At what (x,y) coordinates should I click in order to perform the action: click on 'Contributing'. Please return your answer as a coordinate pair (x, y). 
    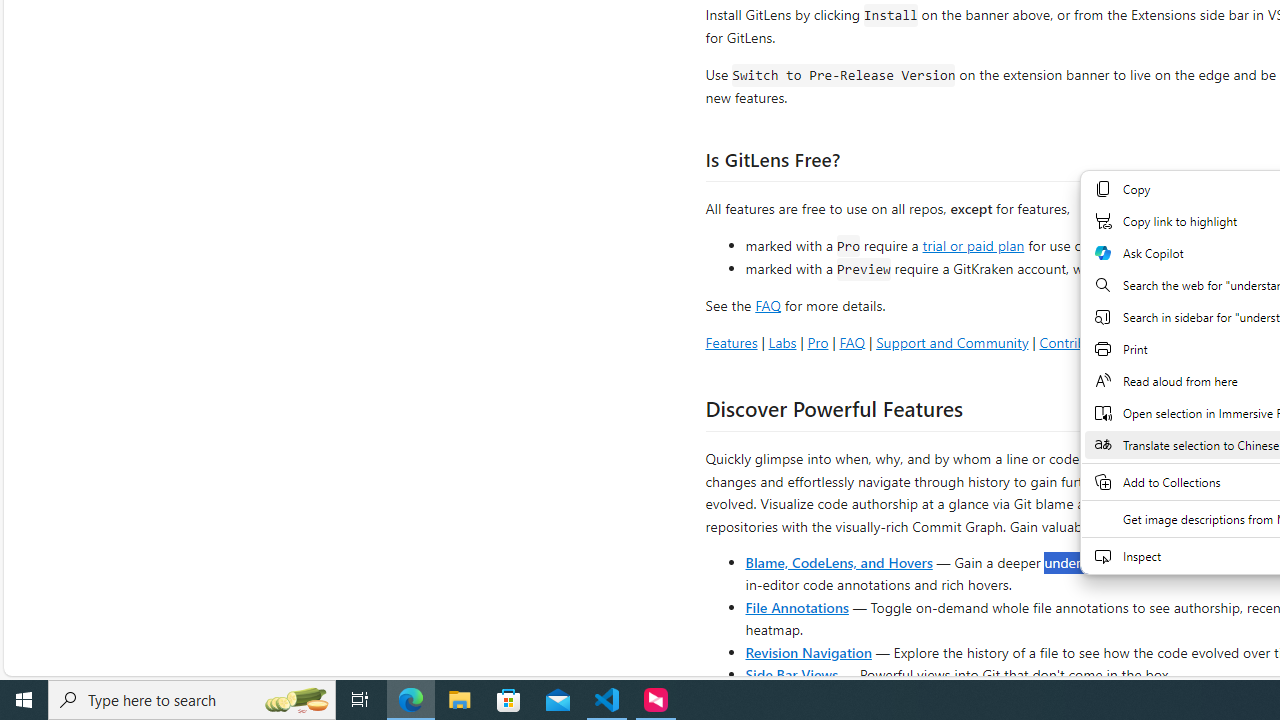
    Looking at the image, I should click on (1077, 341).